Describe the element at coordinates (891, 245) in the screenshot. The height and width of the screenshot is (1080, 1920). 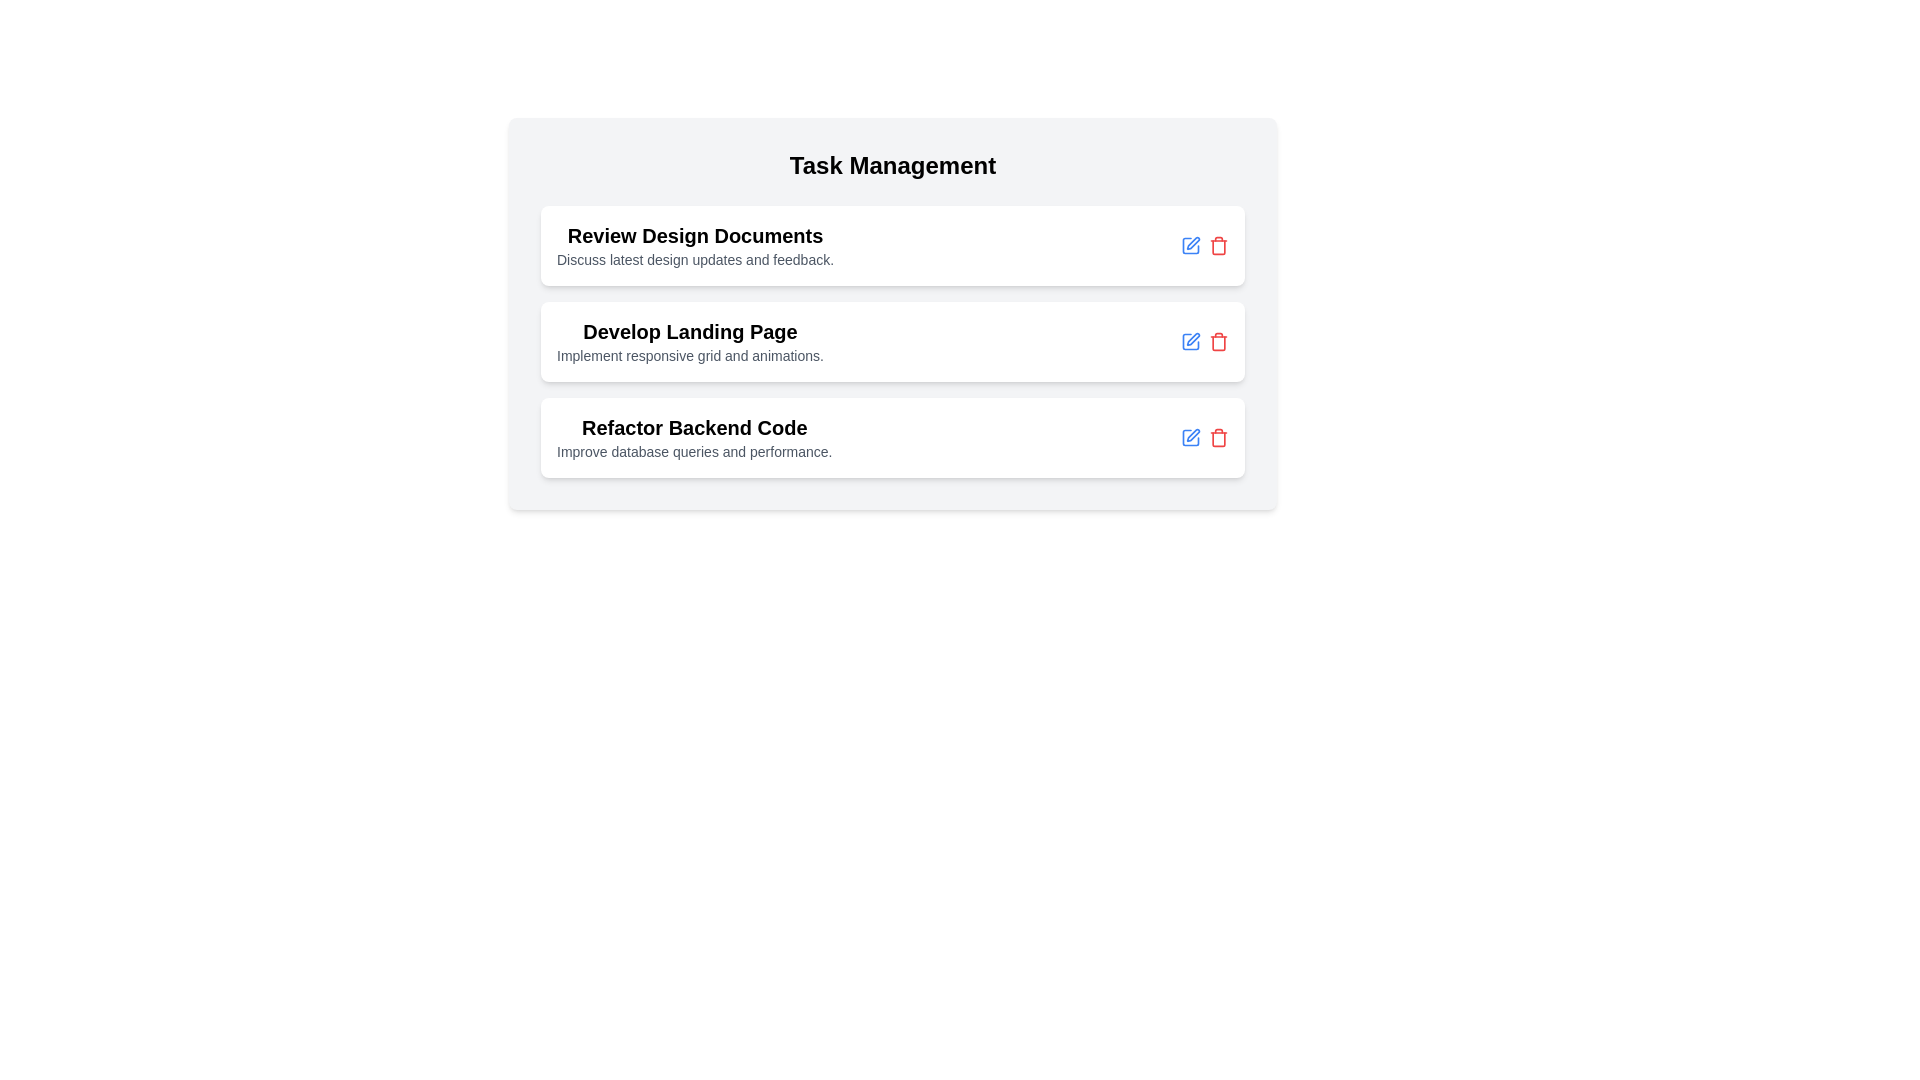
I see `the task card in the task management interface to emphasize it` at that location.